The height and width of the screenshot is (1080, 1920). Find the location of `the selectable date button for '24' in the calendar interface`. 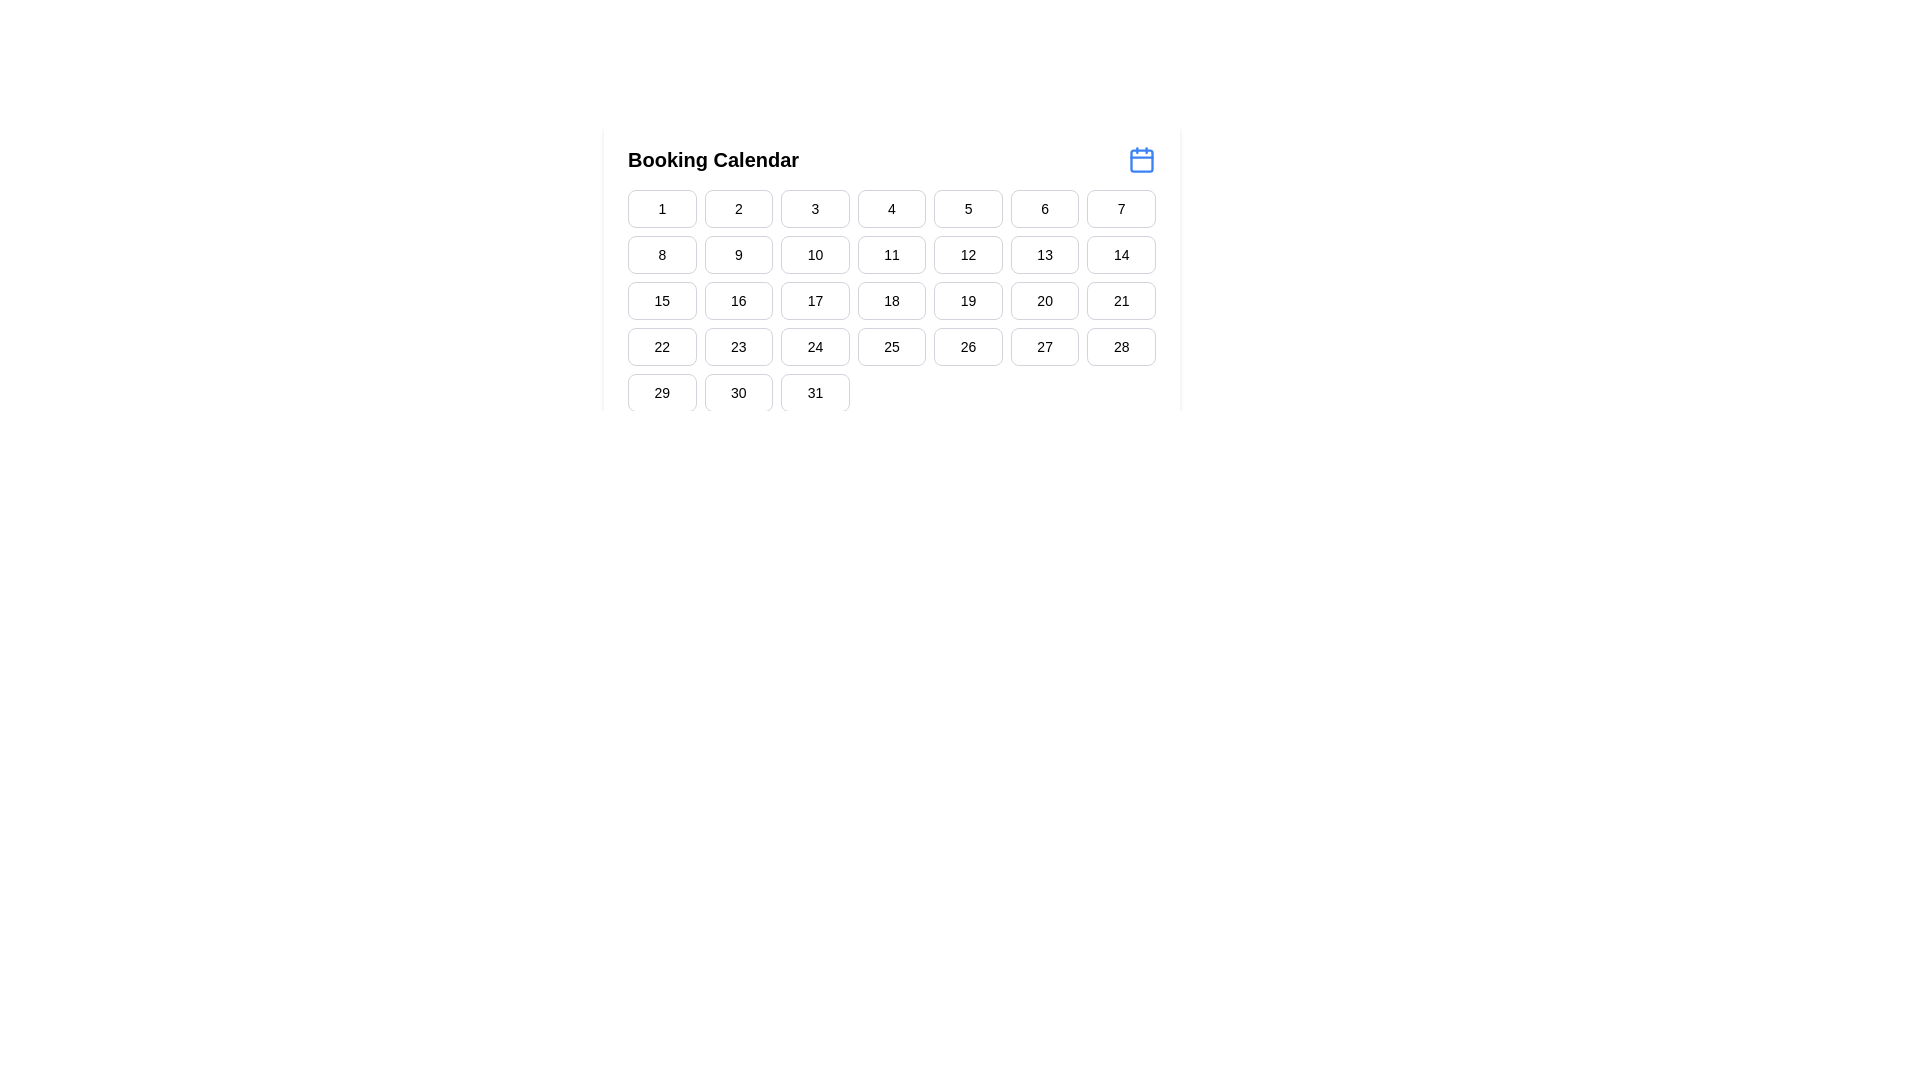

the selectable date button for '24' in the calendar interface is located at coordinates (815, 346).